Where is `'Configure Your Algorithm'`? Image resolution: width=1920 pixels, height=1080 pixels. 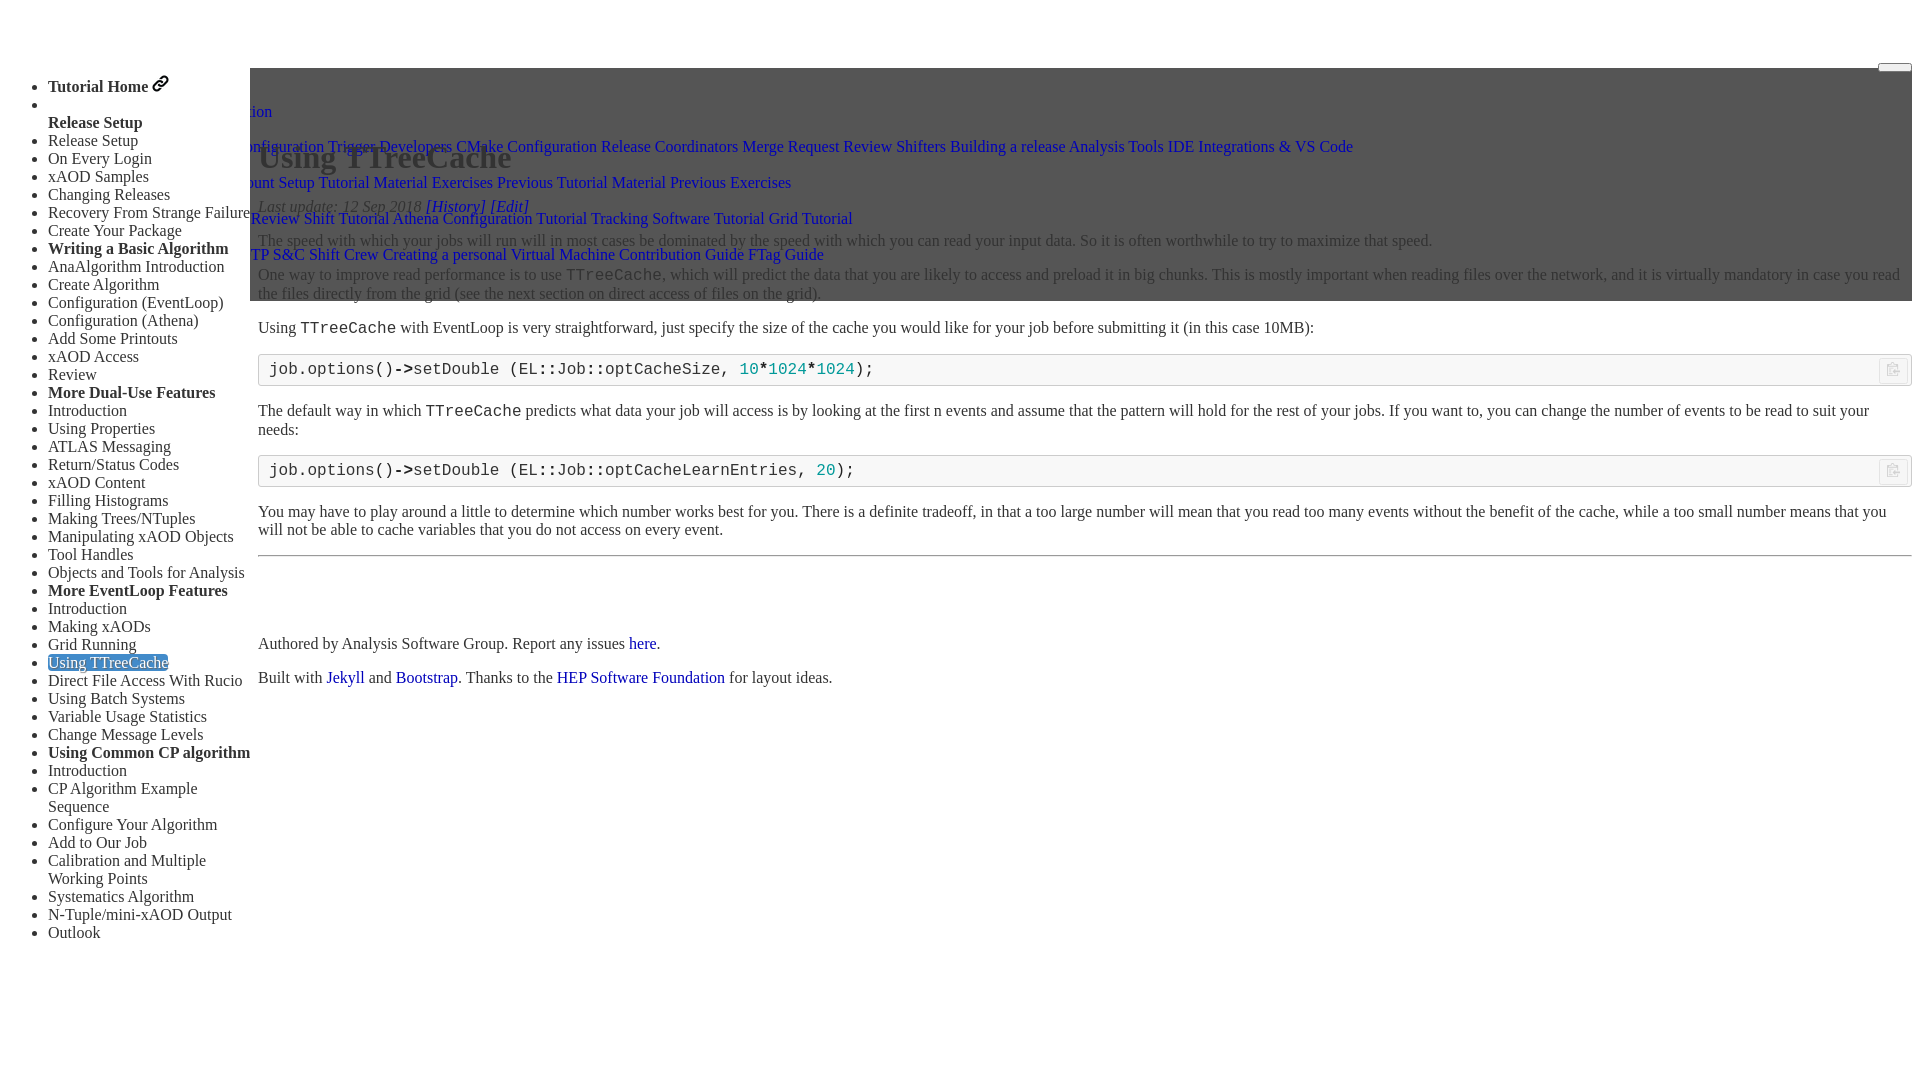
'Configure Your Algorithm' is located at coordinates (131, 824).